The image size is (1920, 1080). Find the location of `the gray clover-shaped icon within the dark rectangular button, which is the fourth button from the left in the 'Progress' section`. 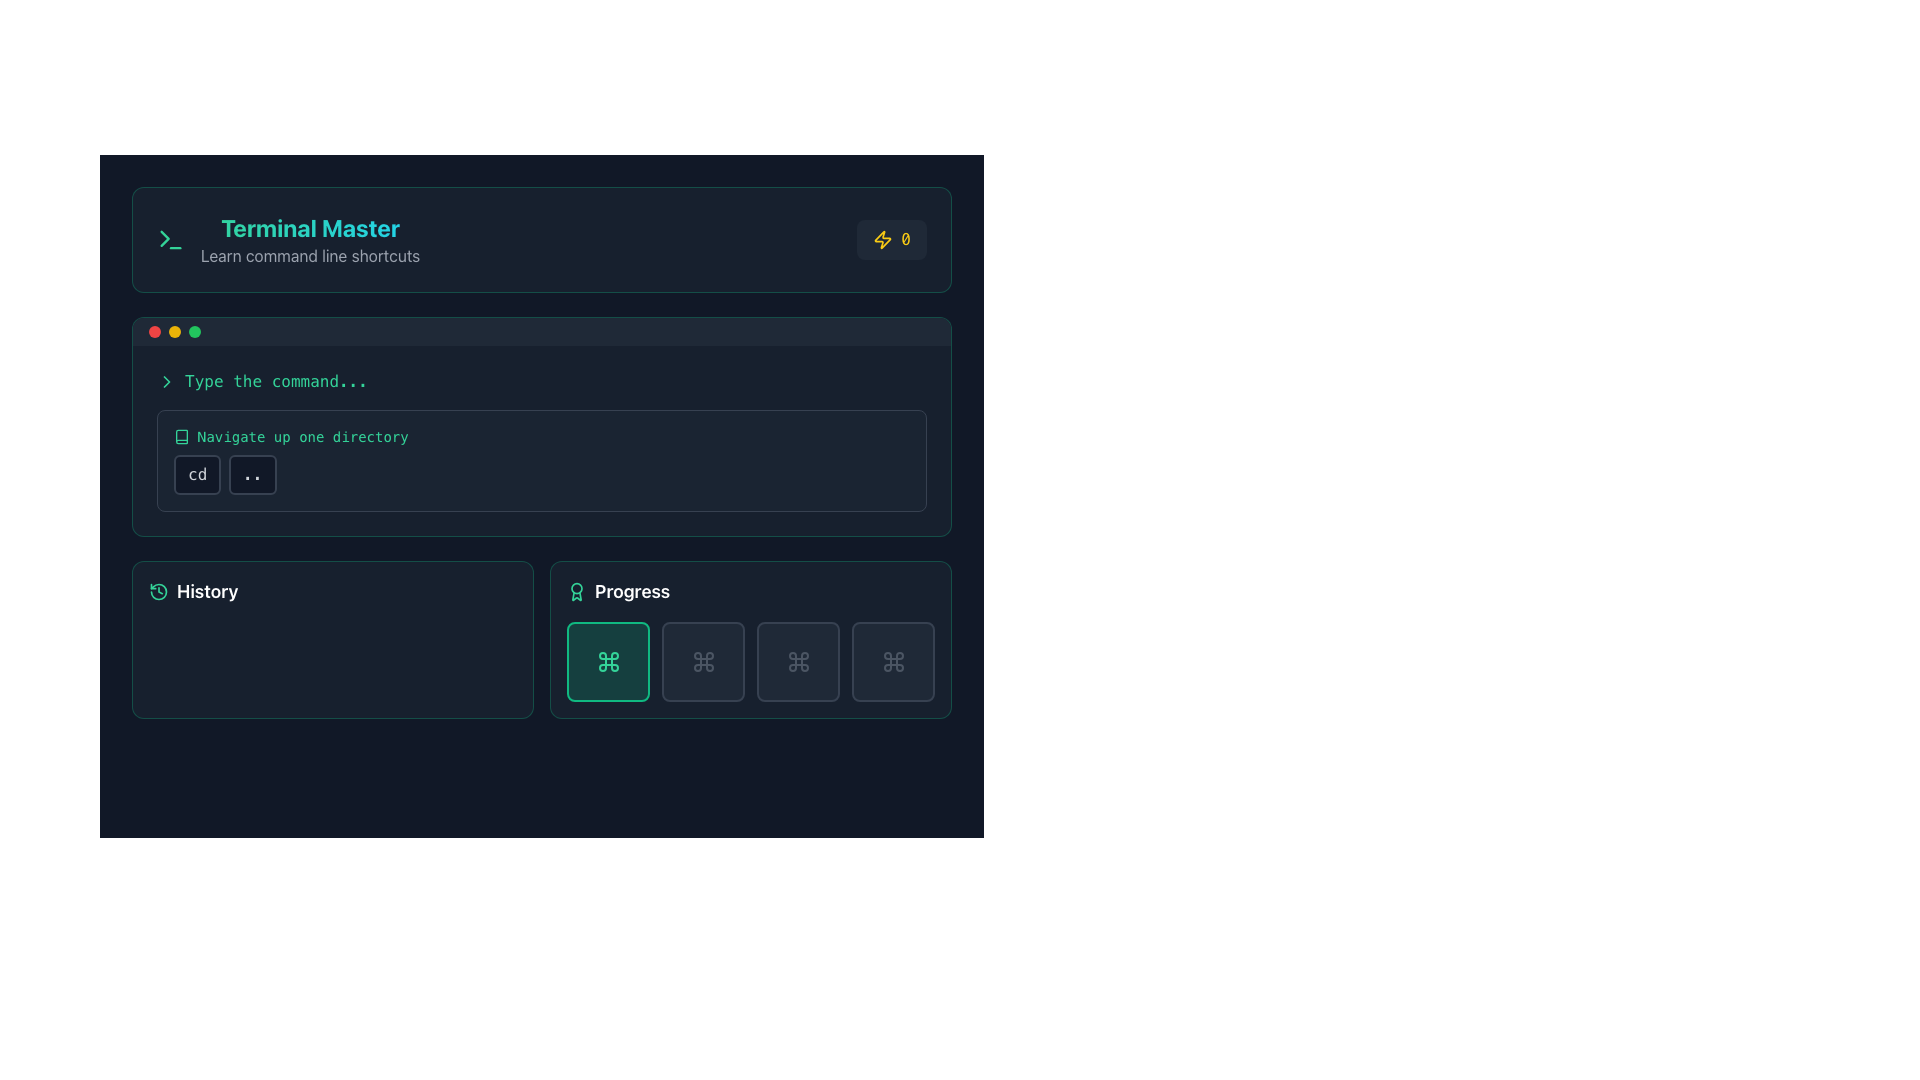

the gray clover-shaped icon within the dark rectangular button, which is the fourth button from the left in the 'Progress' section is located at coordinates (892, 662).